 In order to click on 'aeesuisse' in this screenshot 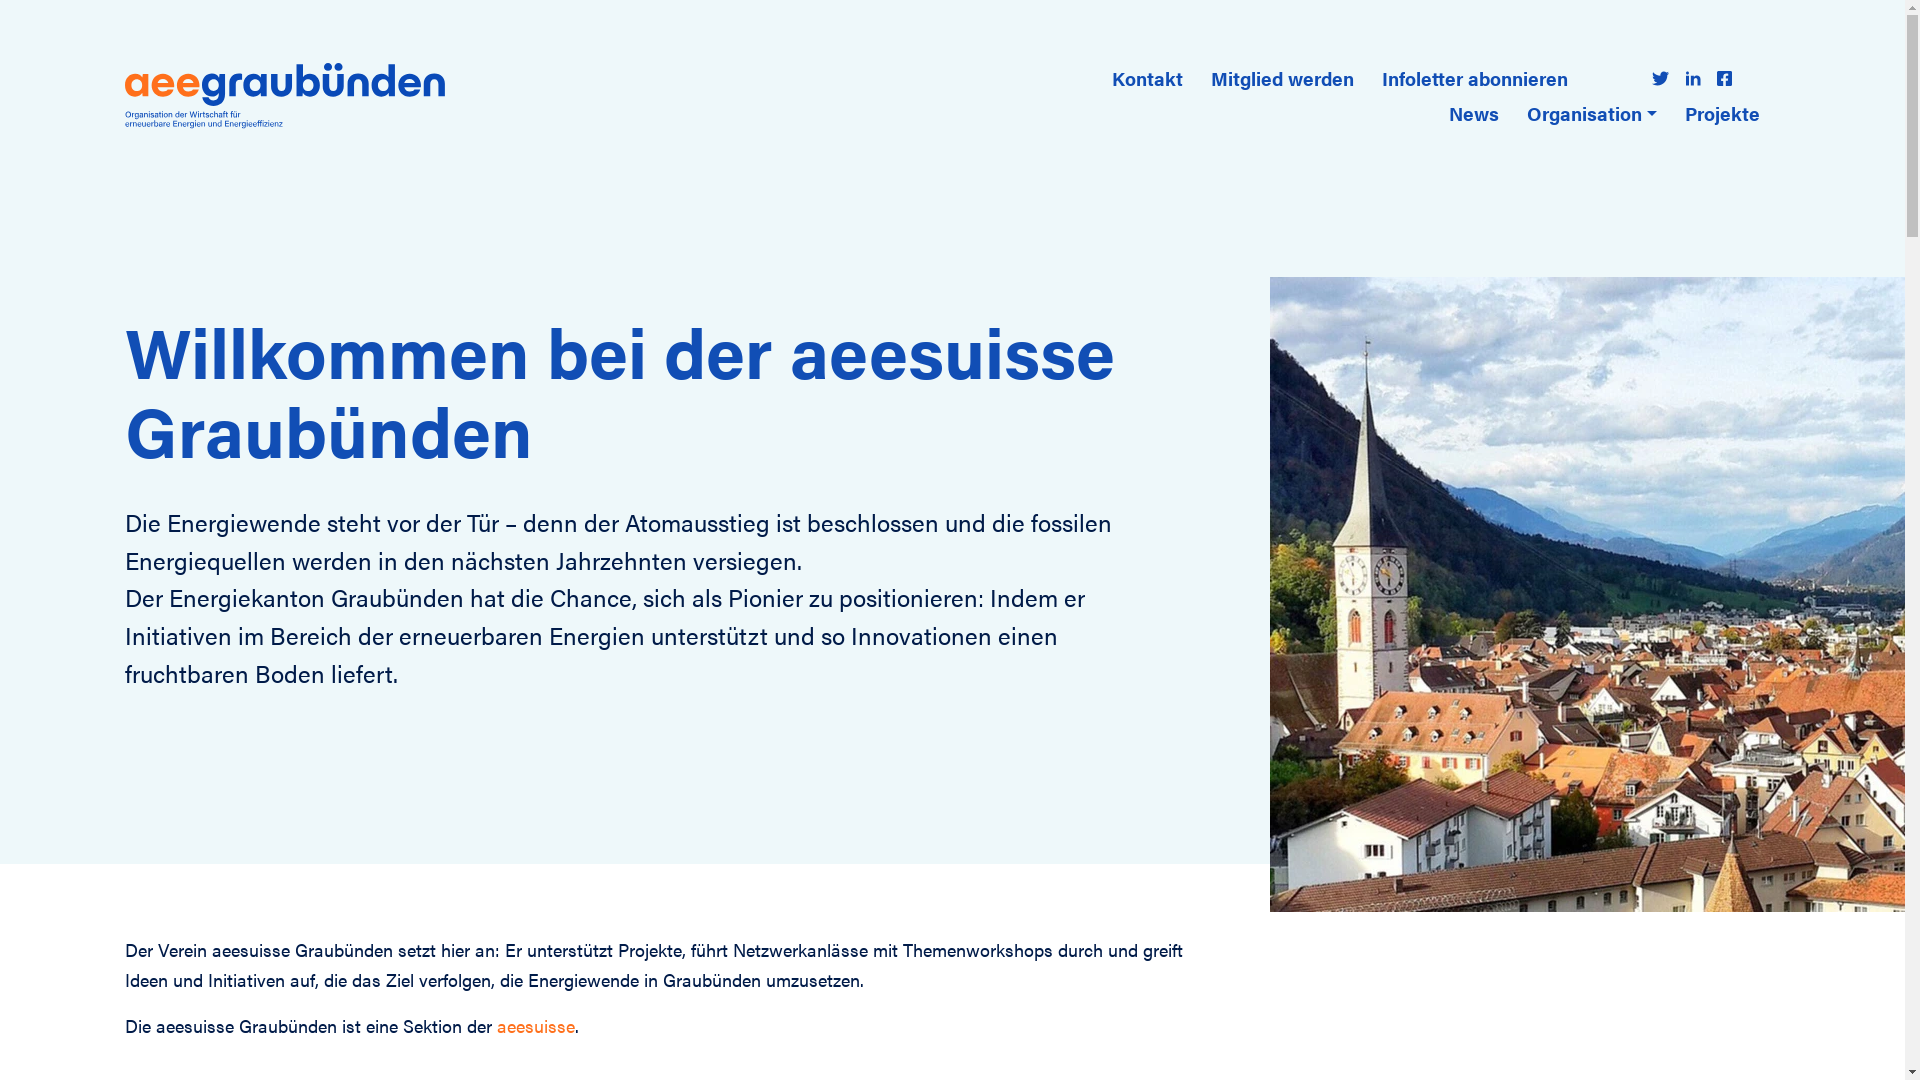, I will do `click(536, 1025)`.